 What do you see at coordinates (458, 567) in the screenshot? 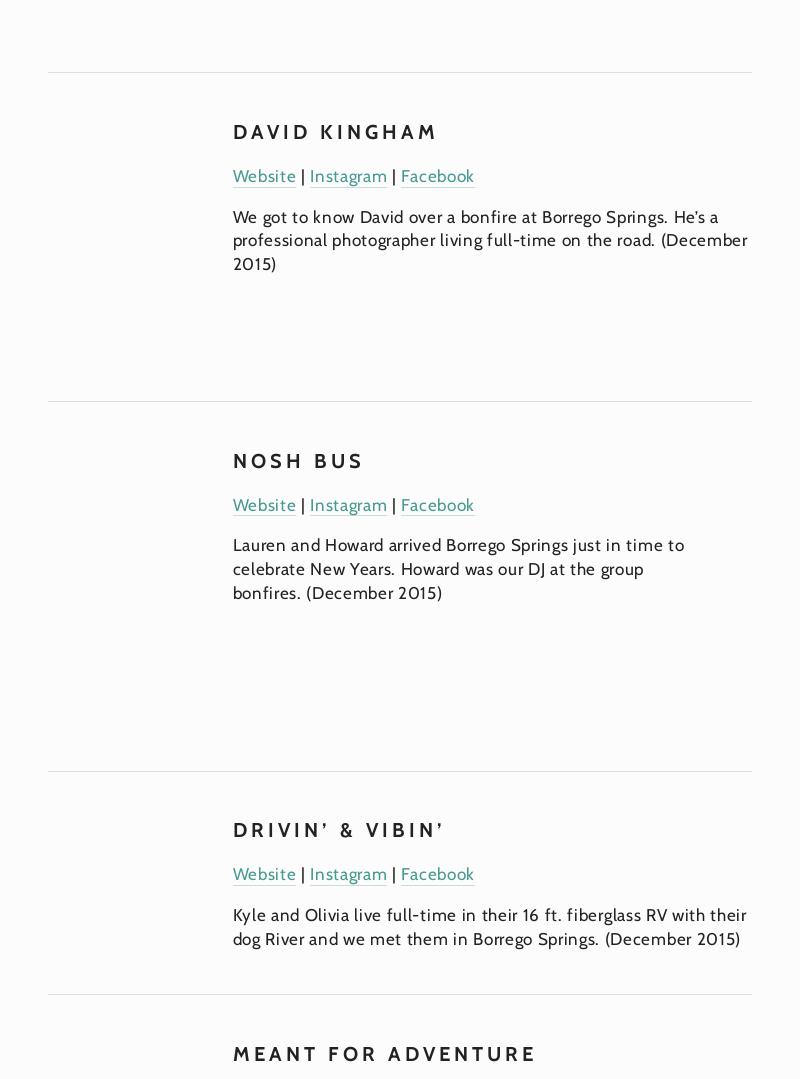
I see `'Lauren and Howard arrived Borrego Springs just in time to celebrate New Years. Howard was our DJ at the group bonfires. (December 2015)'` at bounding box center [458, 567].